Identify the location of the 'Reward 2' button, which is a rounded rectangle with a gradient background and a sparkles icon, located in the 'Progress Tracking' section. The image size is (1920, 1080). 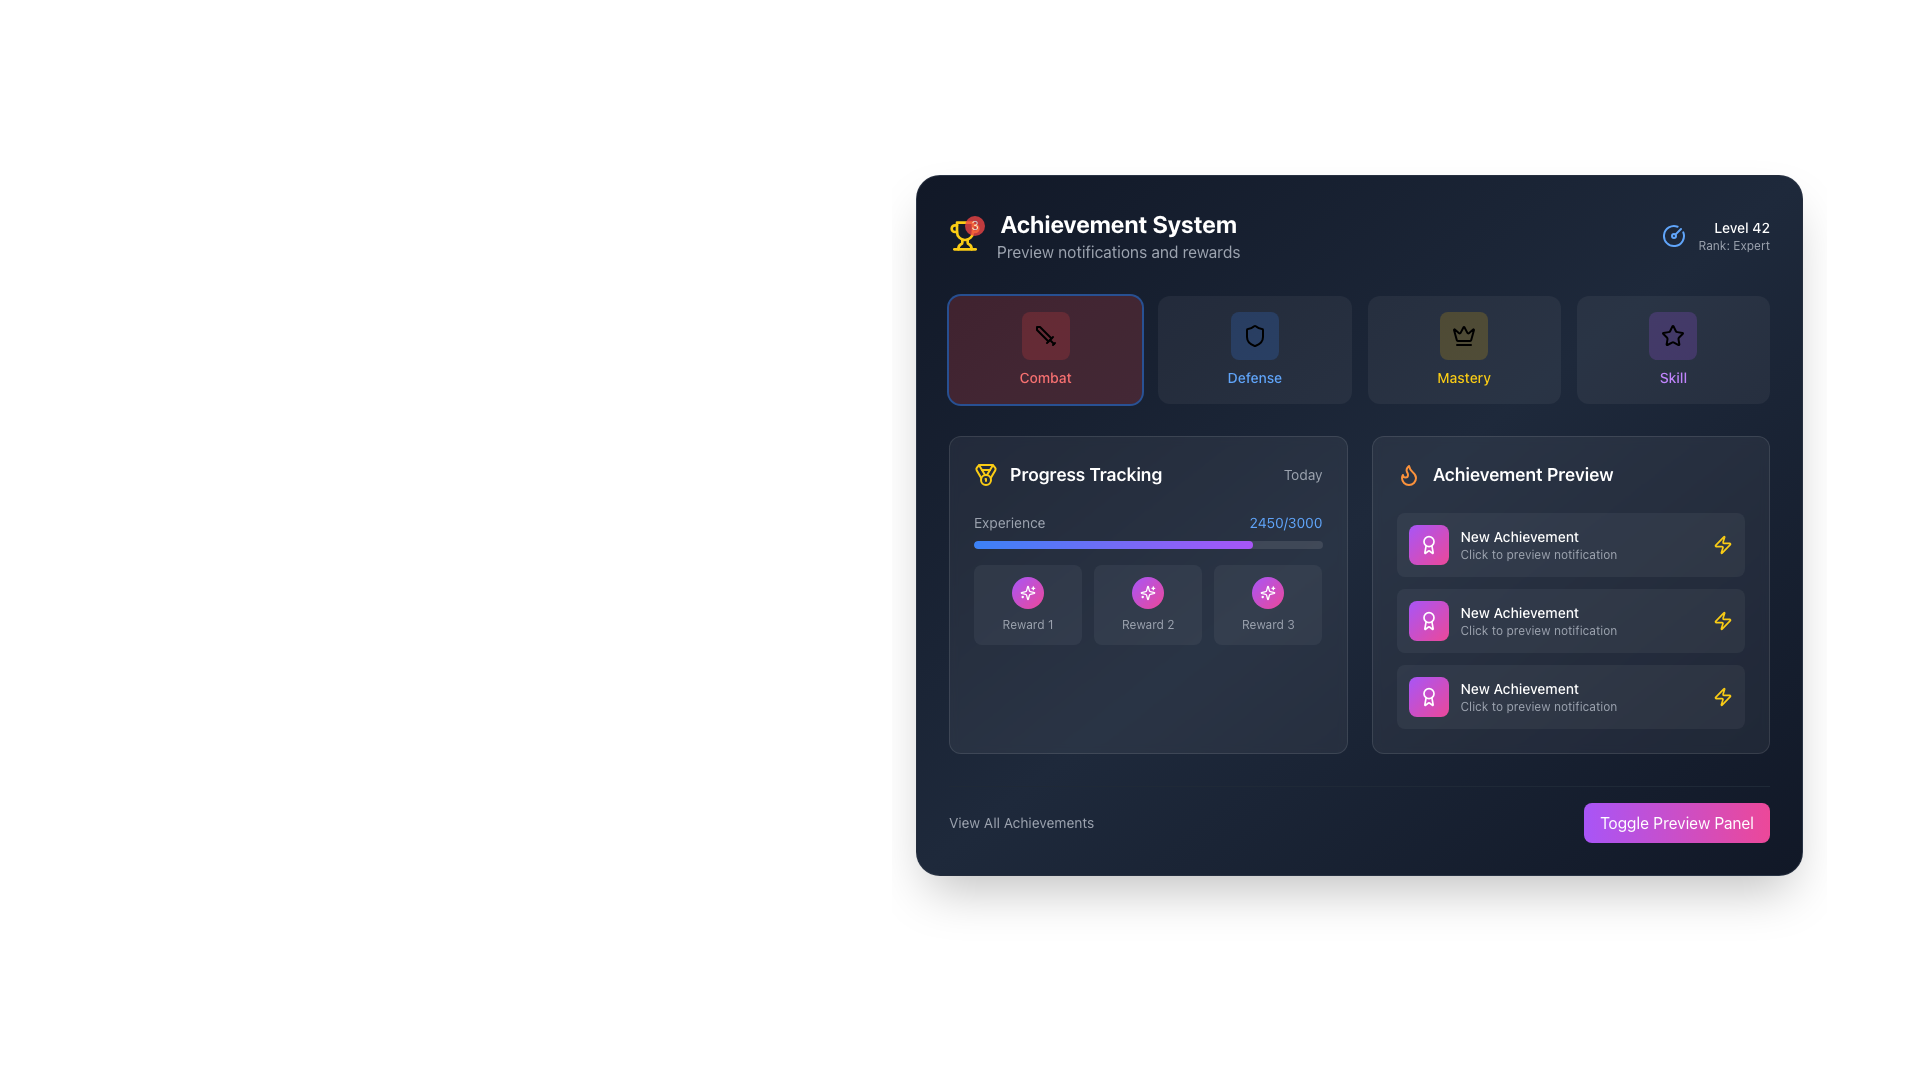
(1148, 578).